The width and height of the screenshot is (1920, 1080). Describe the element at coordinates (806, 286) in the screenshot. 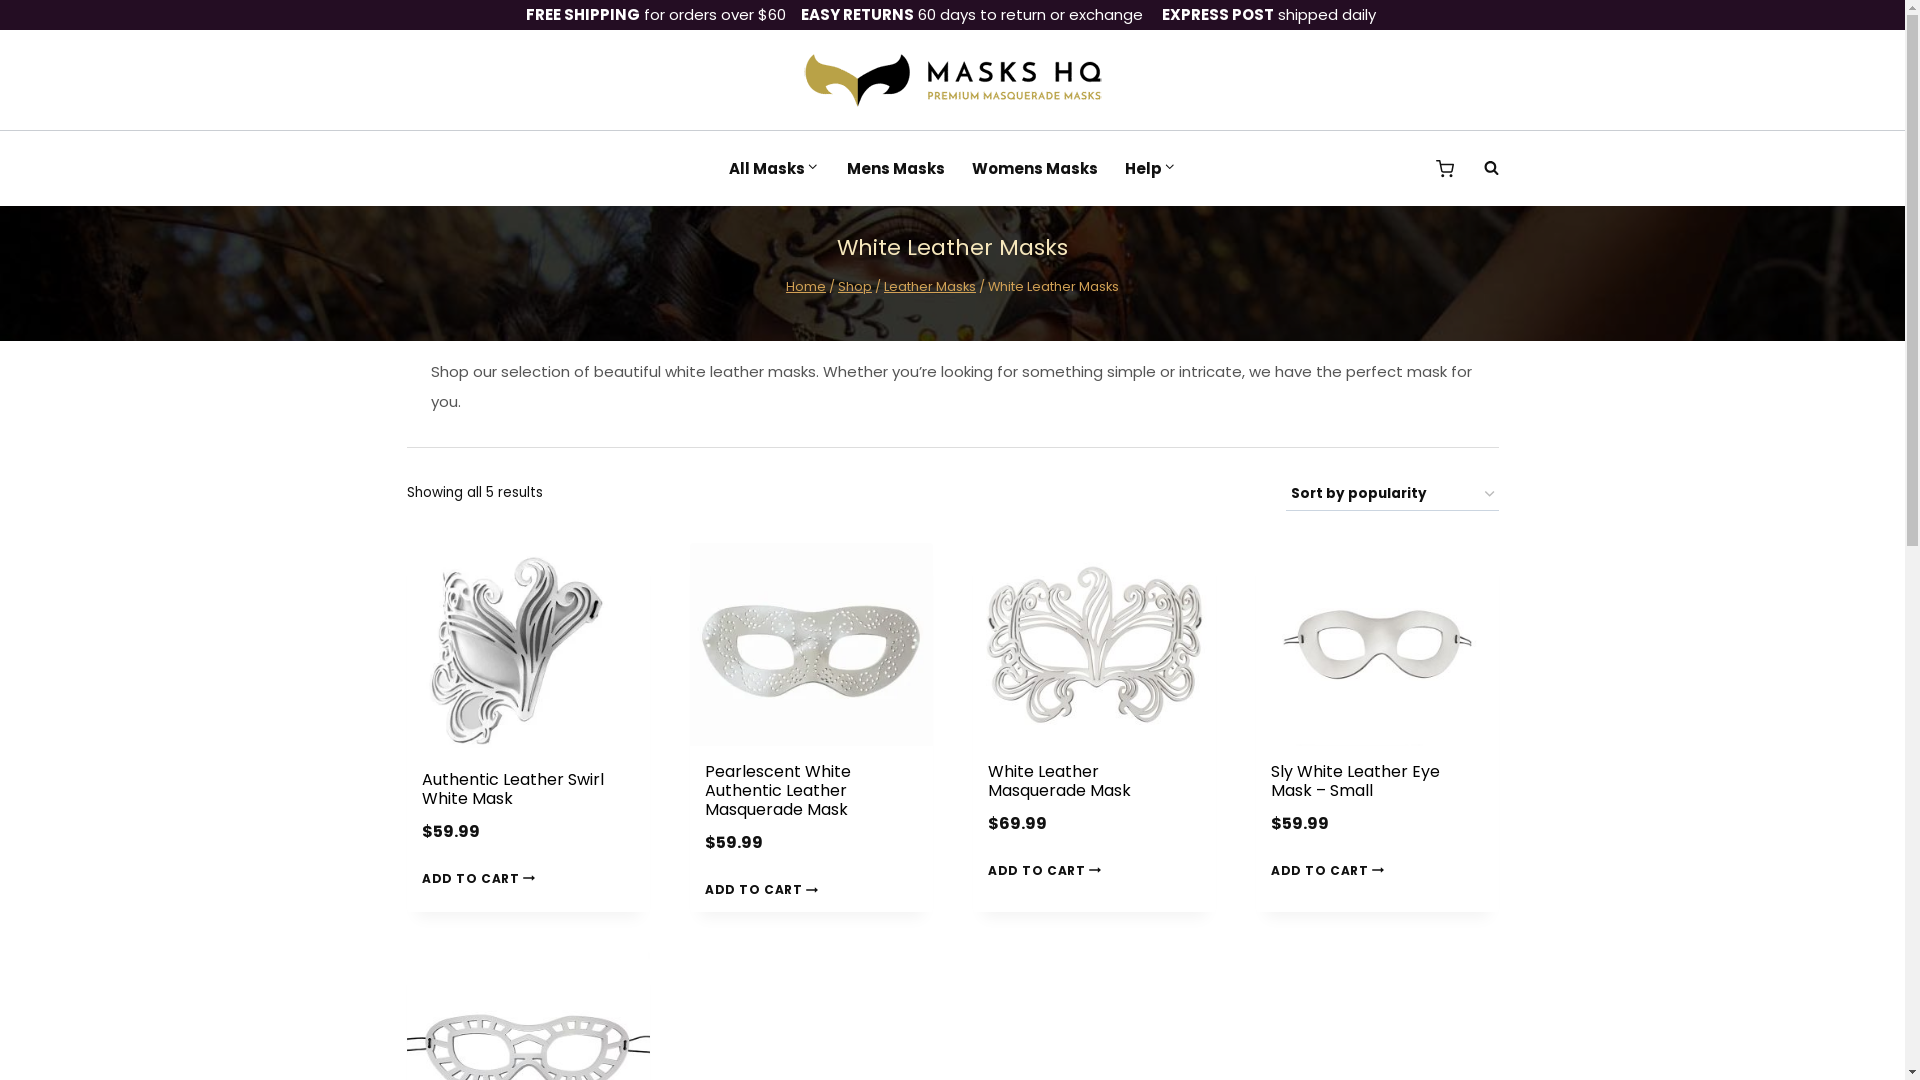

I see `'Home'` at that location.